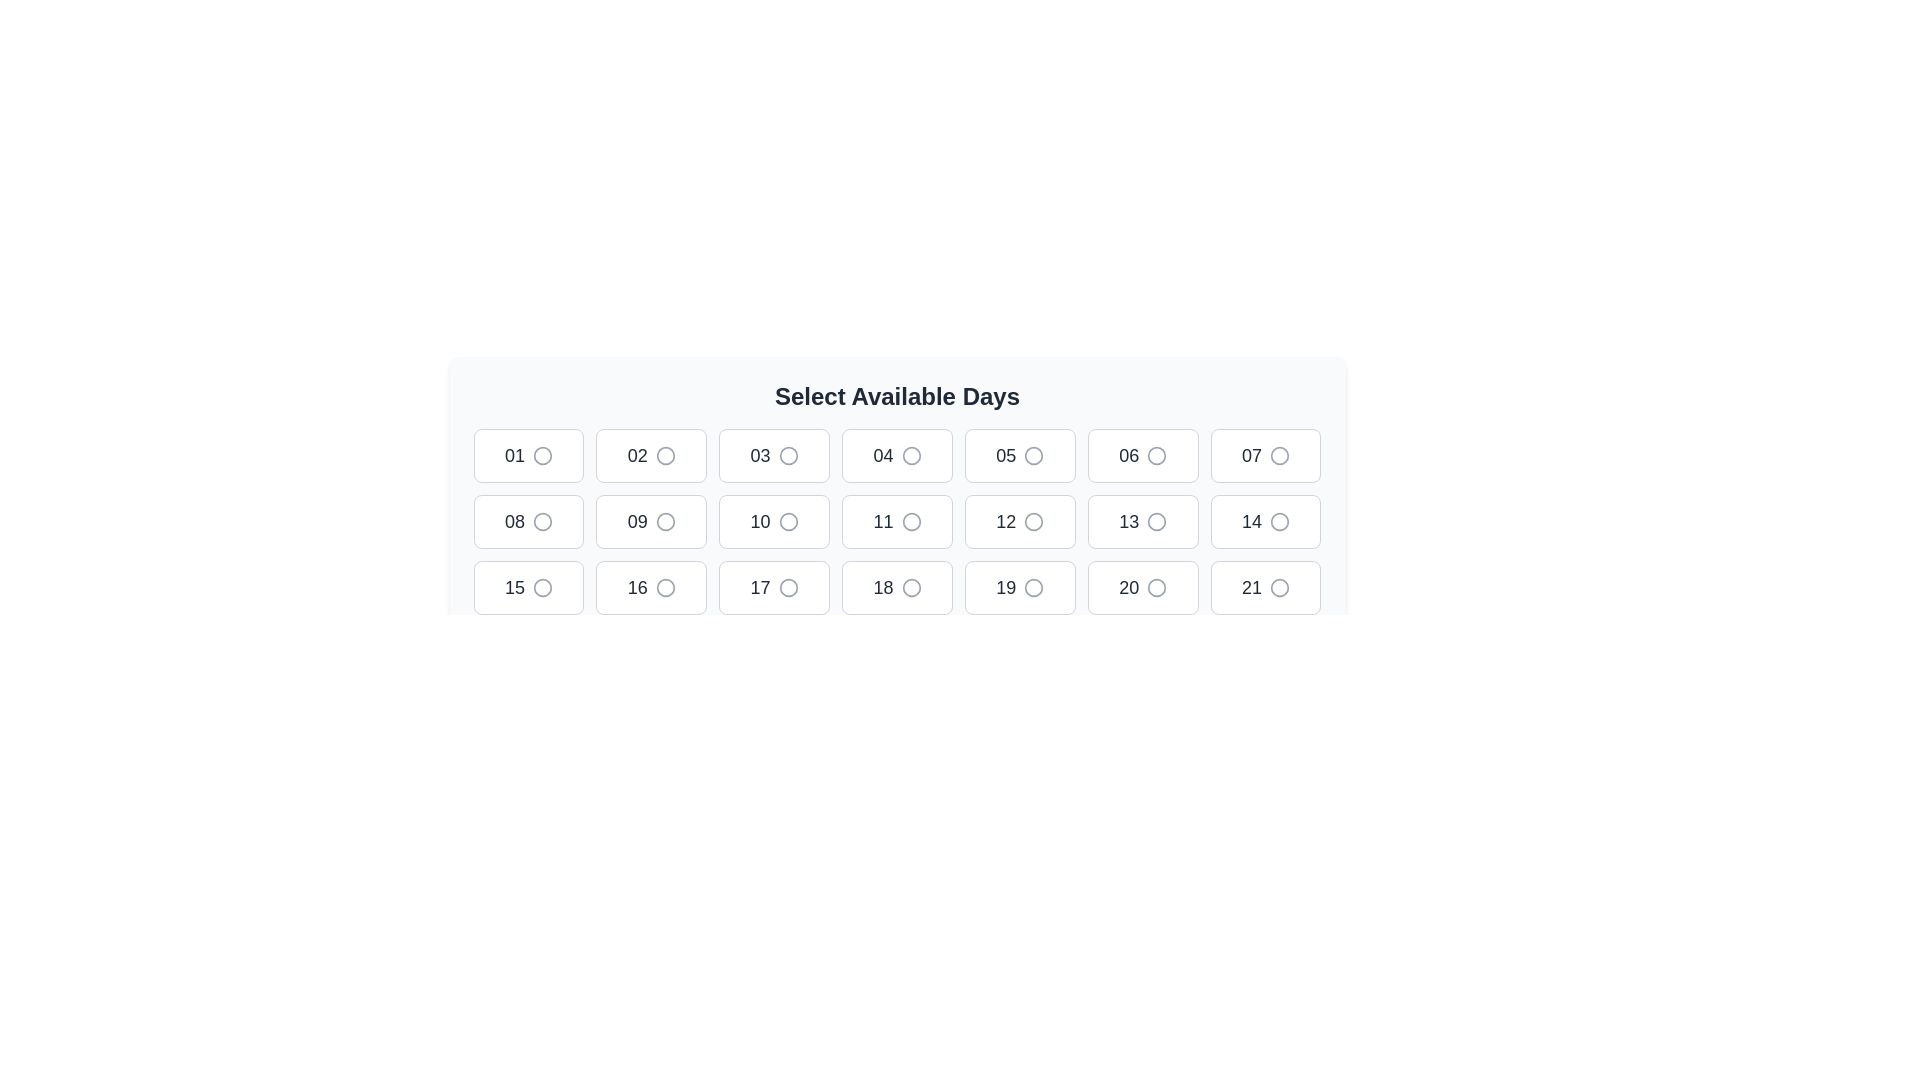 The width and height of the screenshot is (1920, 1080). I want to click on the selectable button representing day '10' in the calendar interface, so click(773, 520).